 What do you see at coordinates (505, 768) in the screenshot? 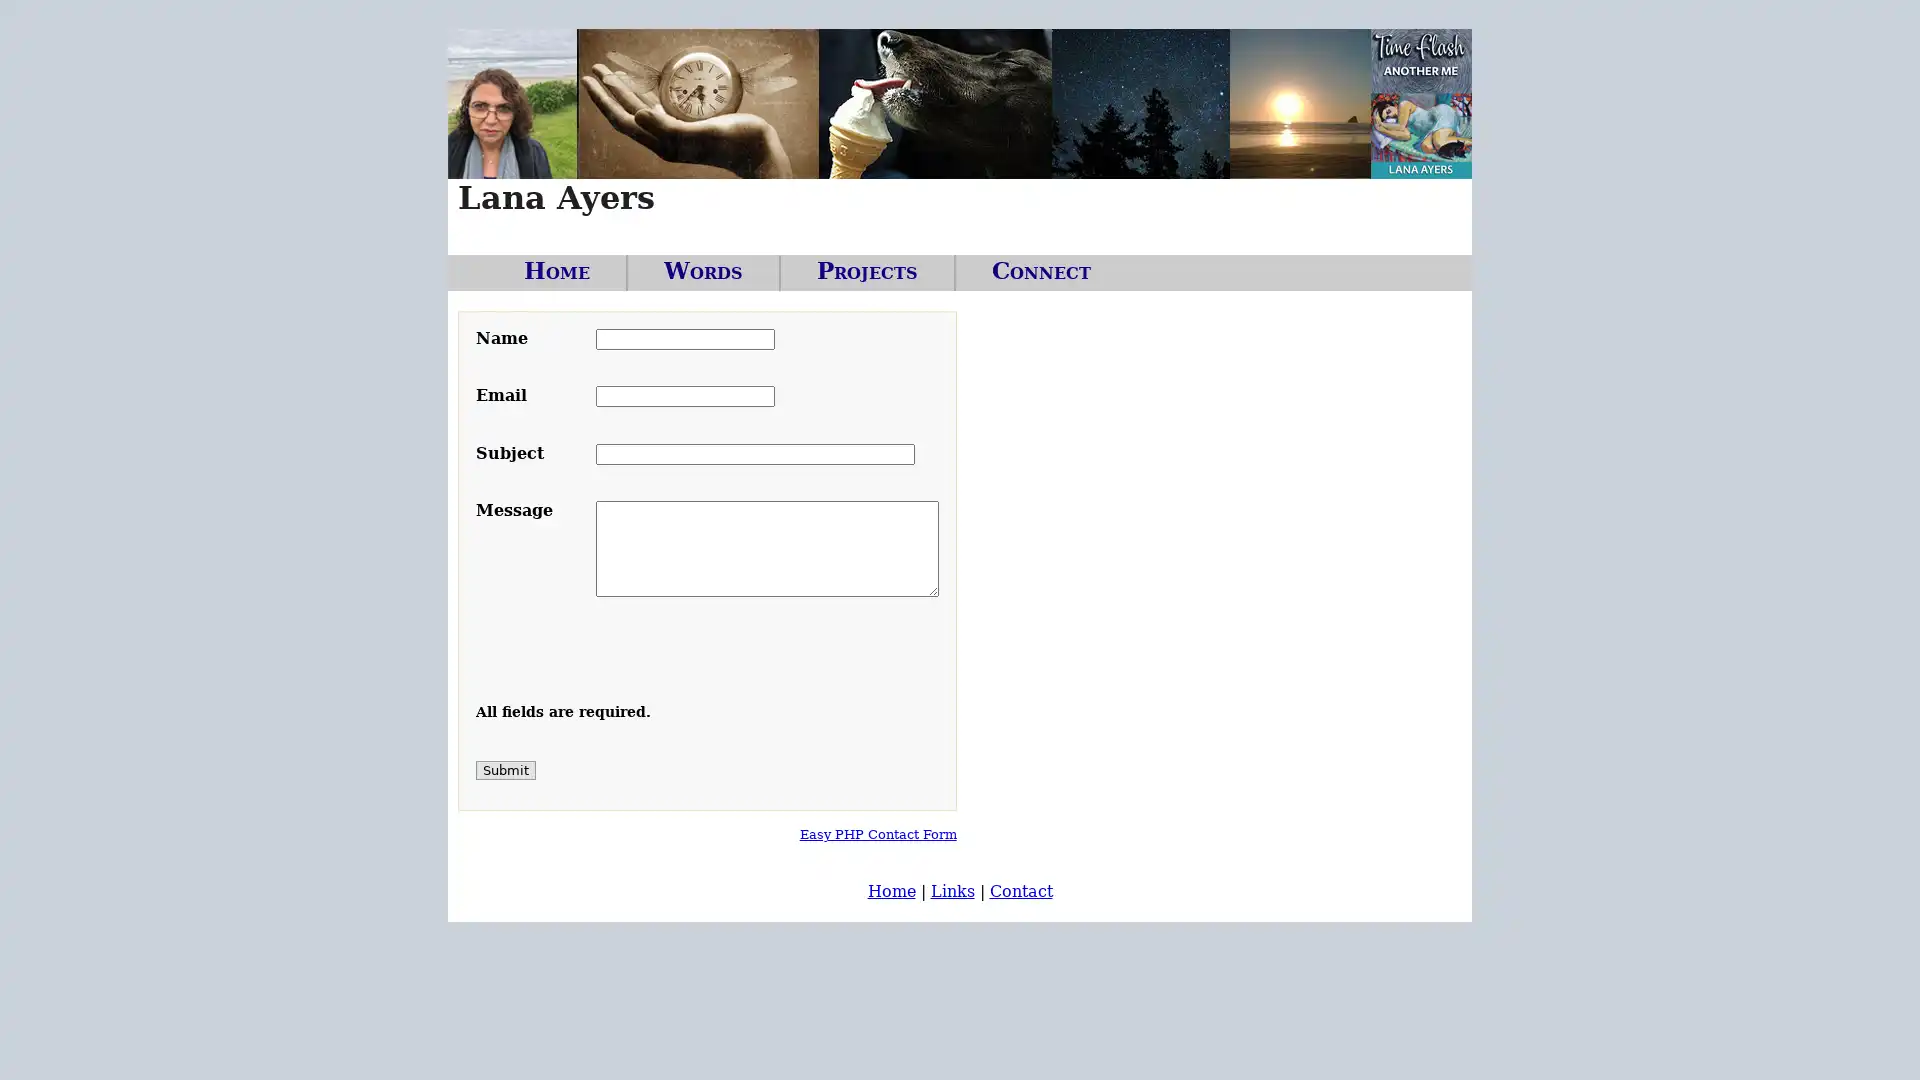
I see `Submit` at bounding box center [505, 768].